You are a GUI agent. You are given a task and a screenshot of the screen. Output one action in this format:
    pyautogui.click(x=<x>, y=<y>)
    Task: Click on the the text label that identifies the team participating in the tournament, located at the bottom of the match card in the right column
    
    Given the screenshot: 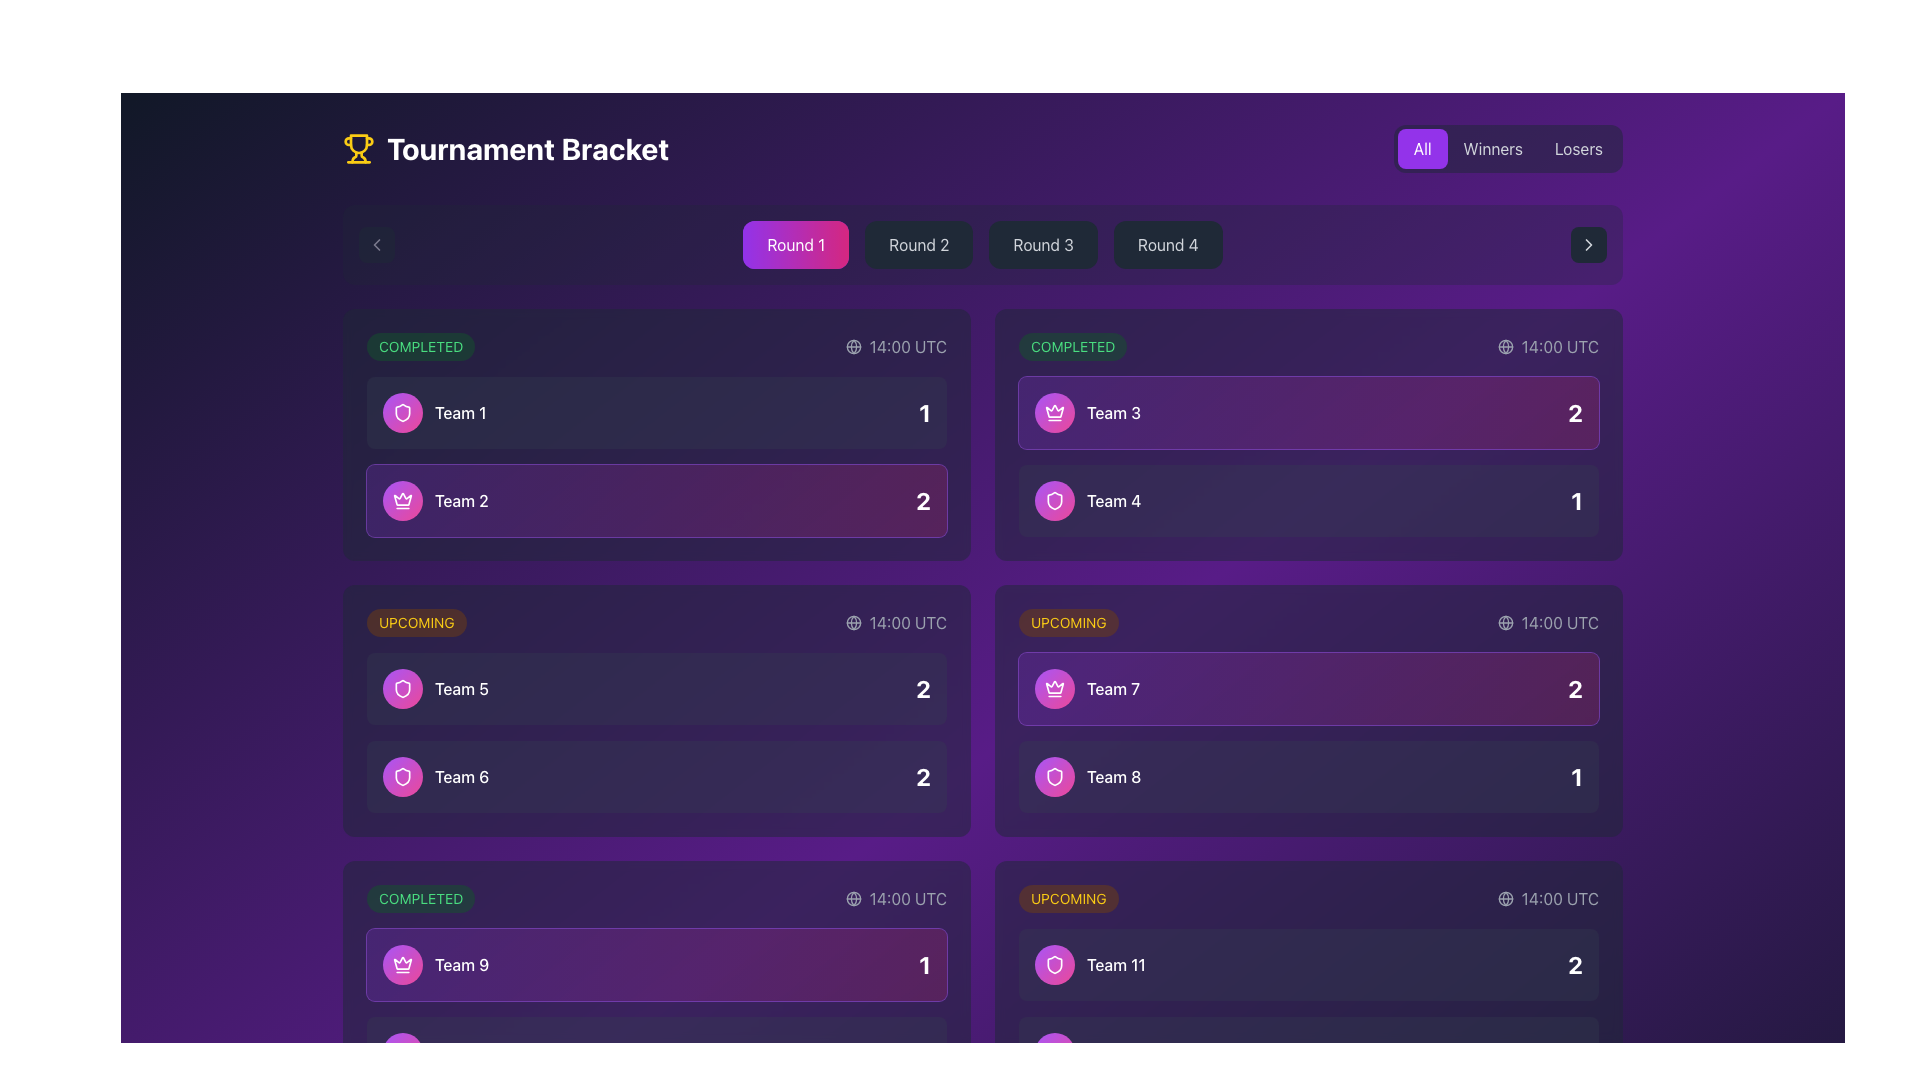 What is the action you would take?
    pyautogui.click(x=1112, y=688)
    